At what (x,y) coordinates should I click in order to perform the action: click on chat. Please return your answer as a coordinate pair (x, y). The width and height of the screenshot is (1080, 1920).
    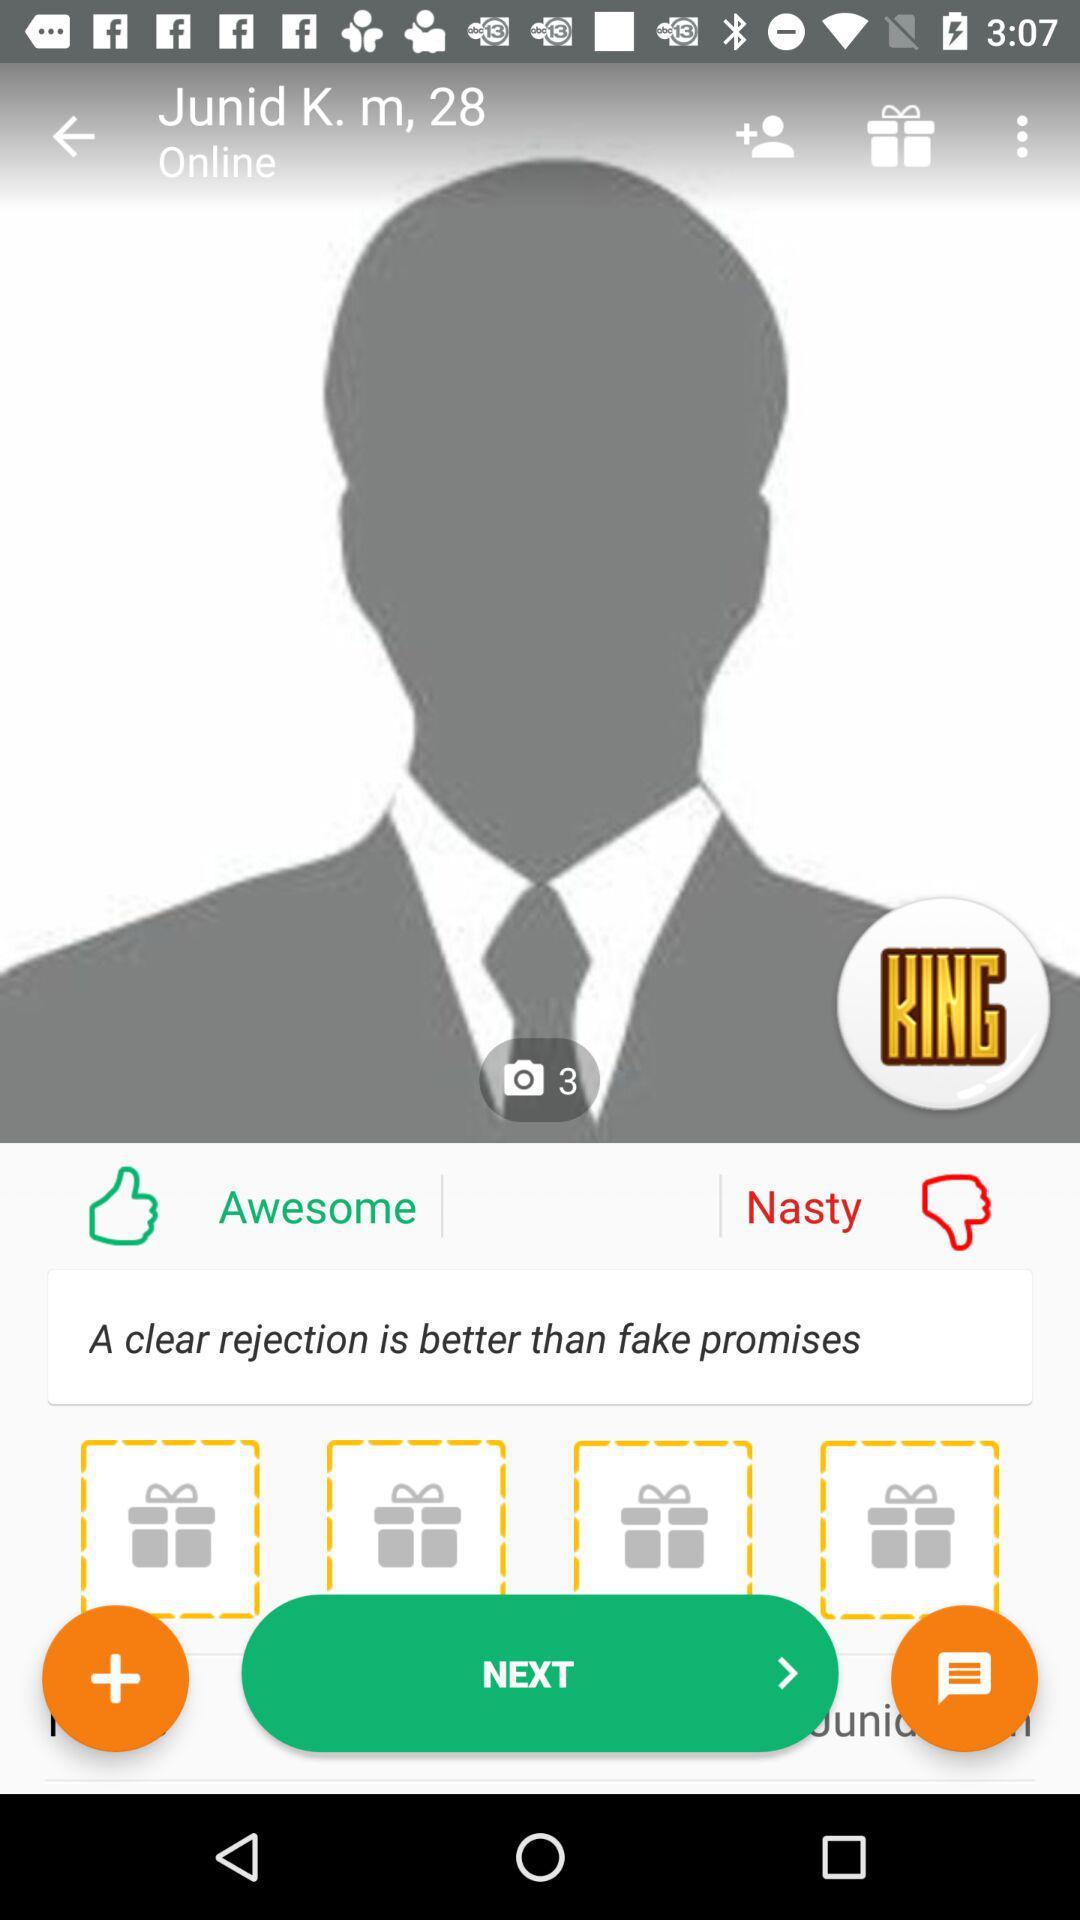
    Looking at the image, I should click on (963, 1678).